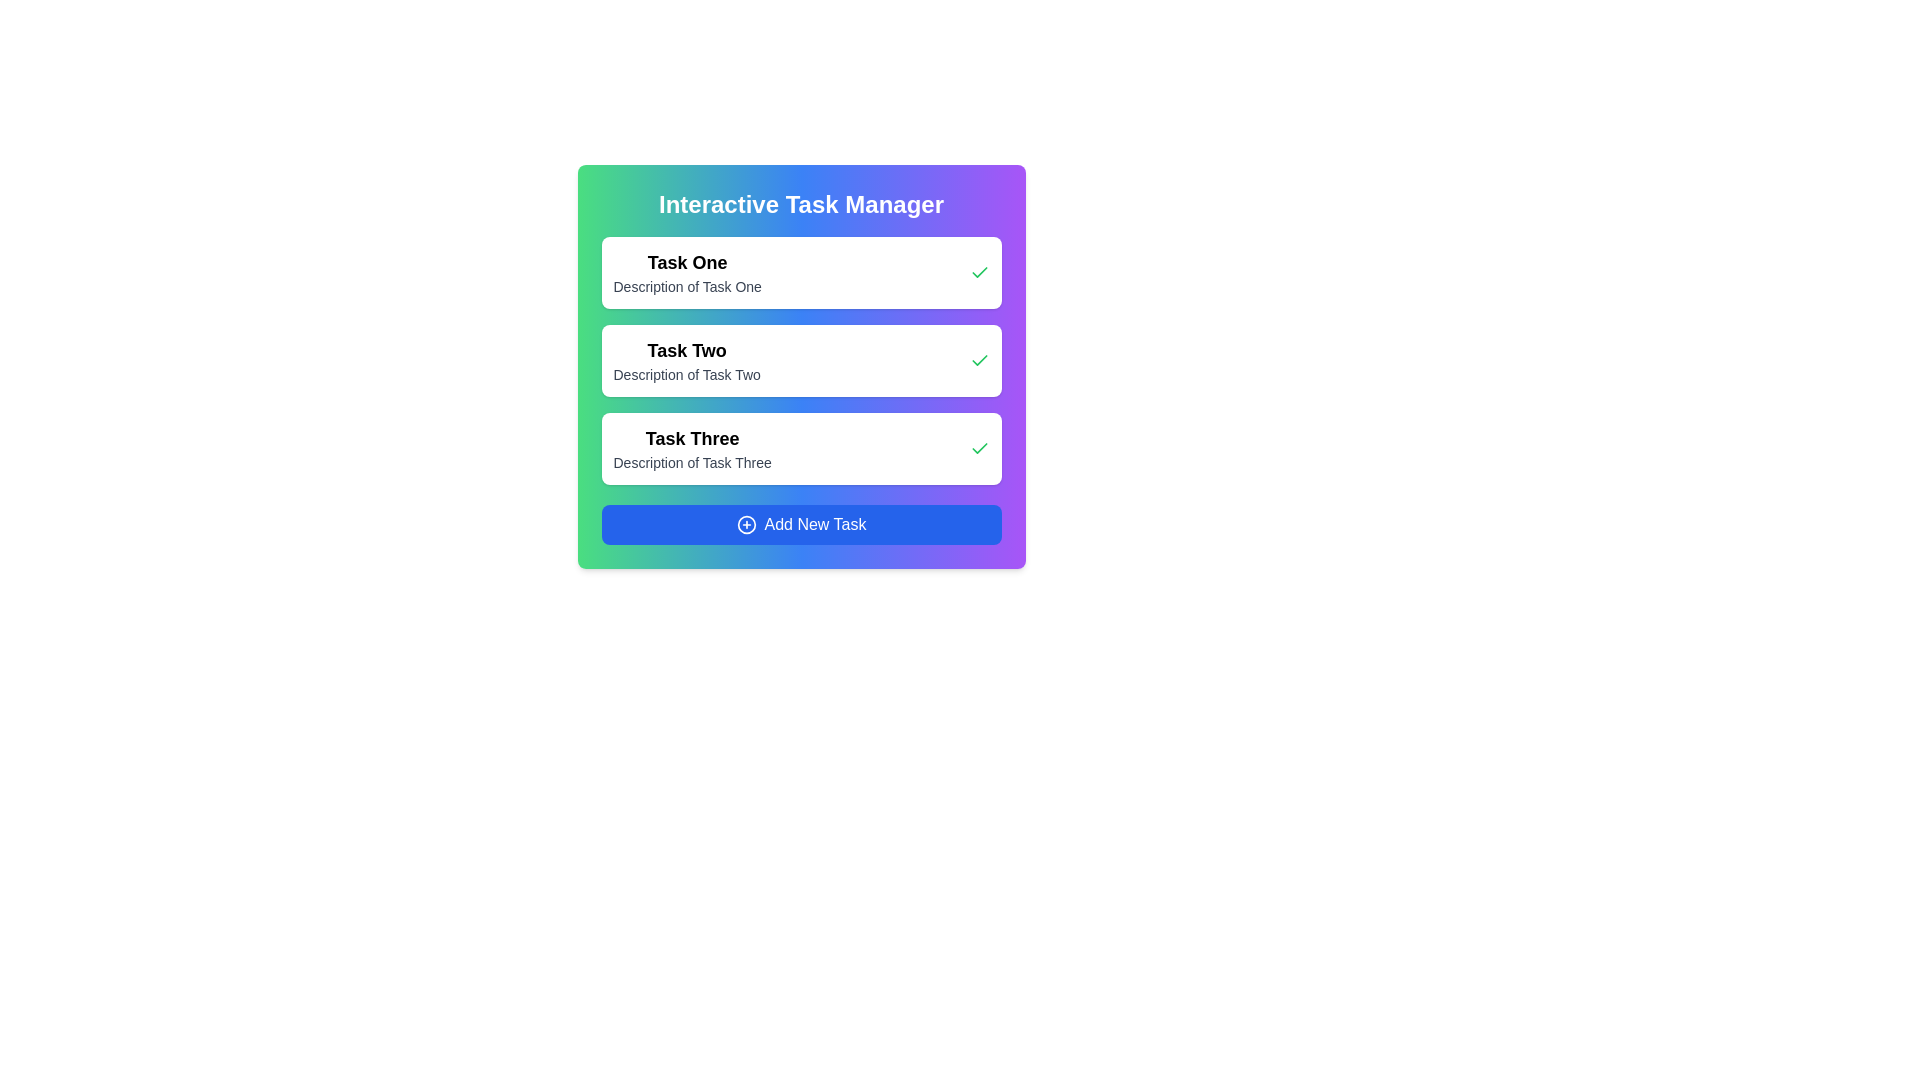 The image size is (1920, 1080). What do you see at coordinates (801, 361) in the screenshot?
I see `the task list item, which is the second item in a vertical stack` at bounding box center [801, 361].